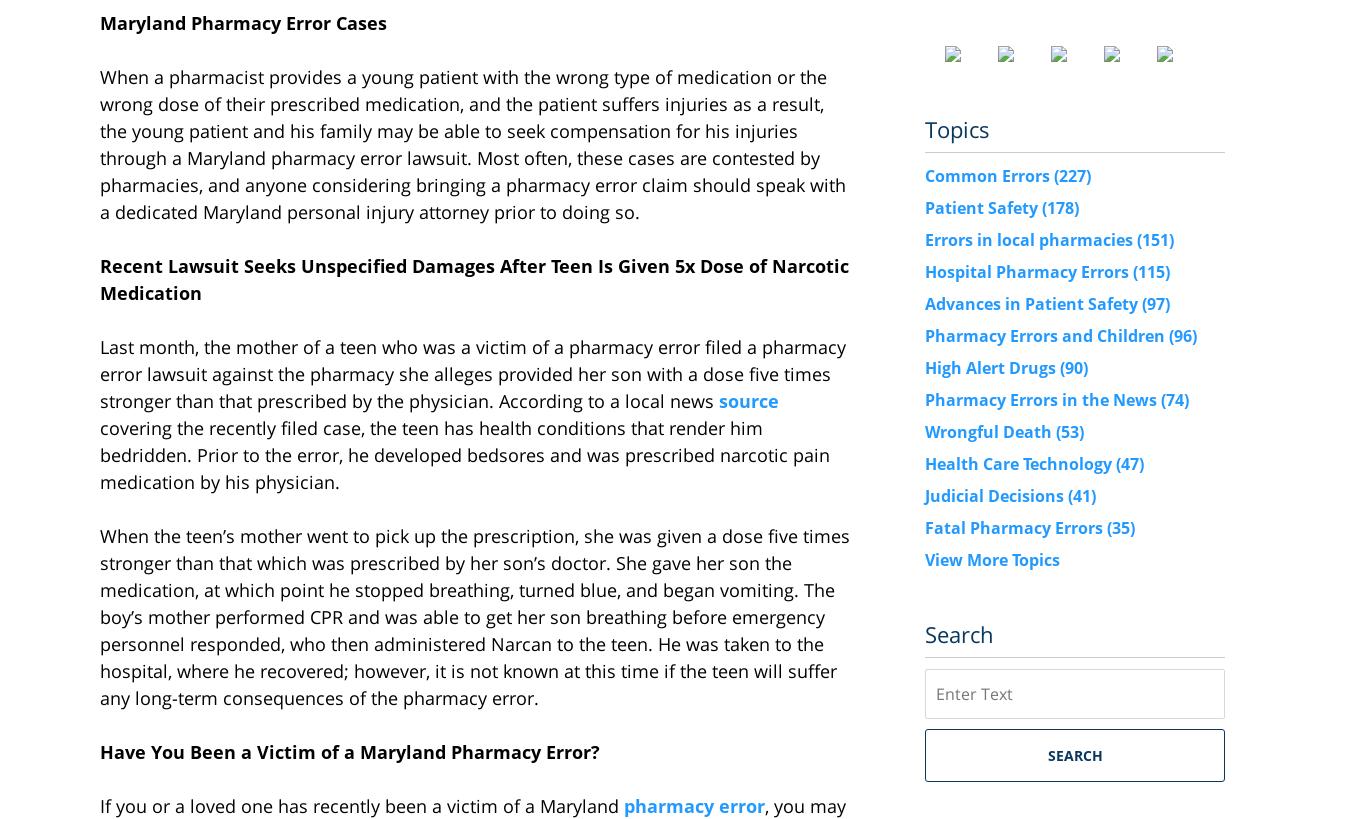 The width and height of the screenshot is (1350, 819). Describe the element at coordinates (350, 751) in the screenshot. I see `'Have You Been a Victim of a Maryland Pharmacy Error?'` at that location.